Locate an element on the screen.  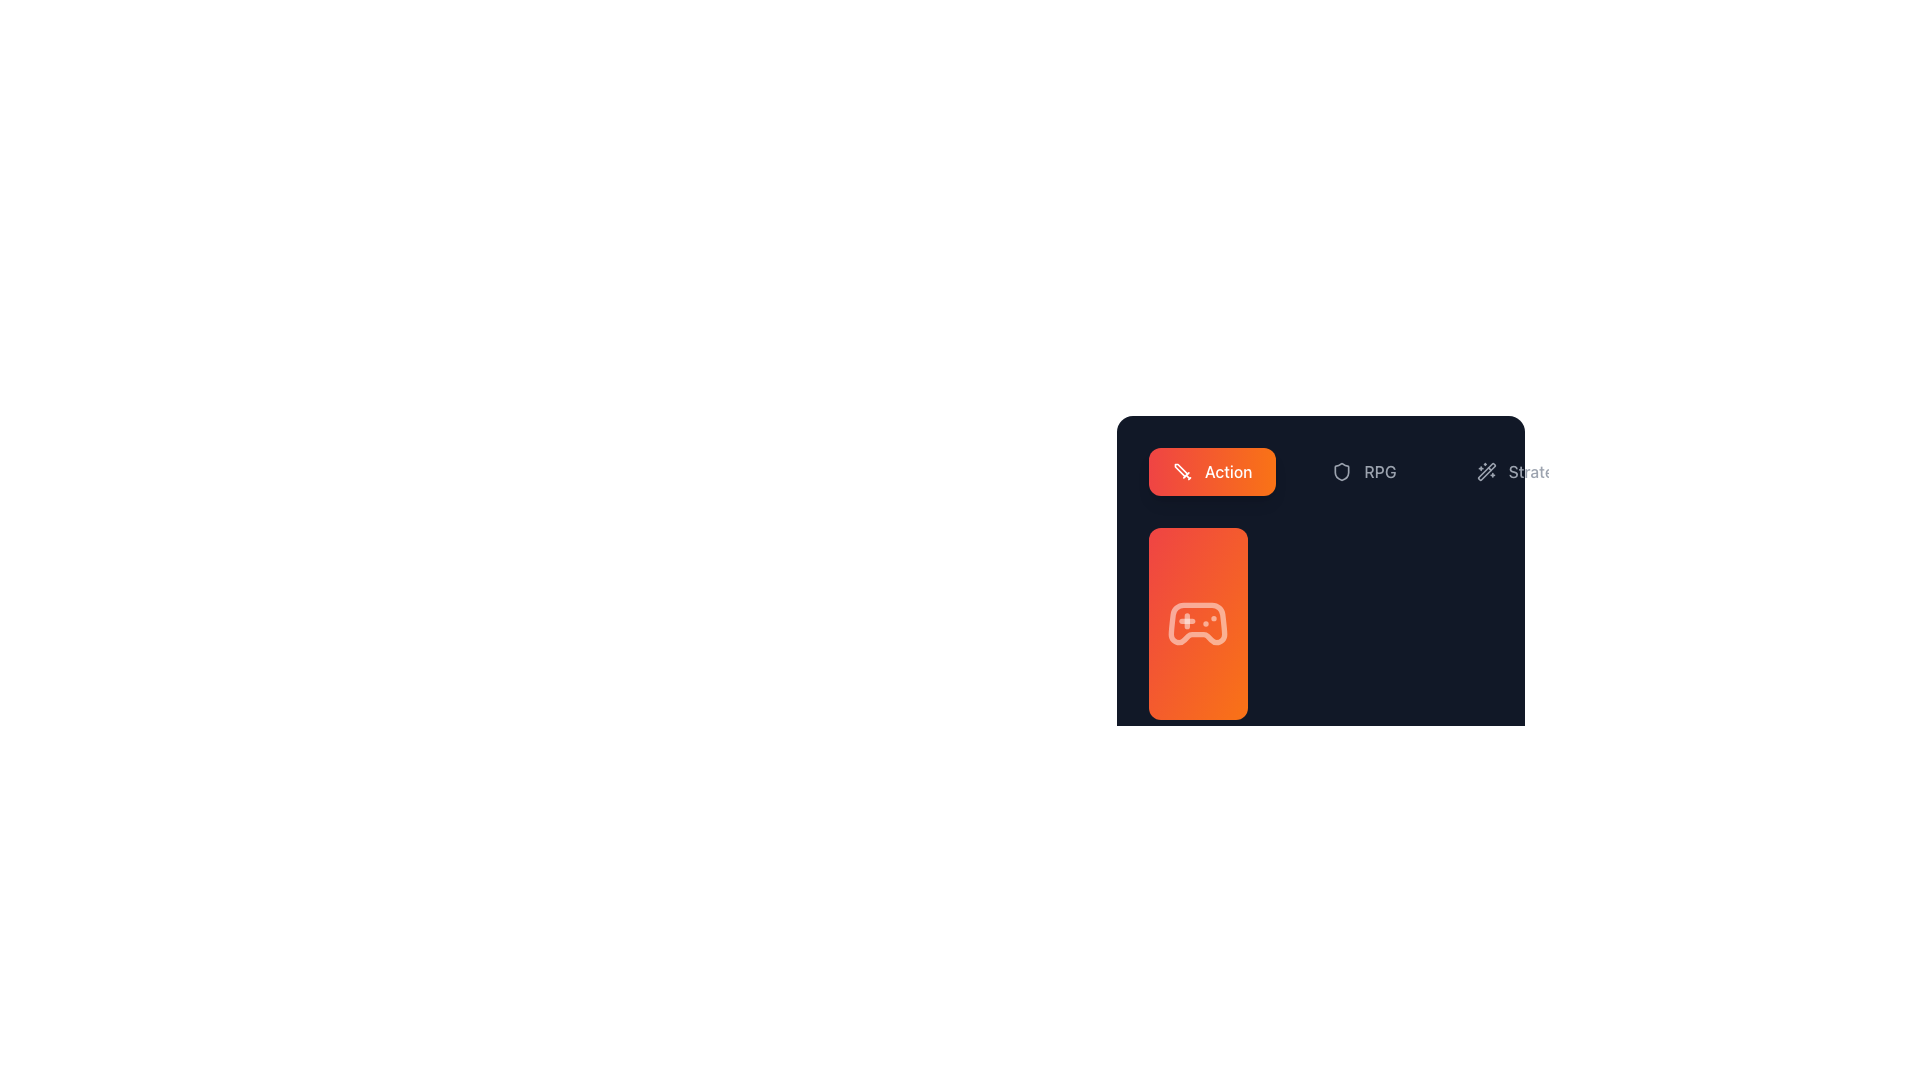
the 'RPG' button, which is styled with a shield icon and is positioned second among game genre labels is located at coordinates (1363, 471).